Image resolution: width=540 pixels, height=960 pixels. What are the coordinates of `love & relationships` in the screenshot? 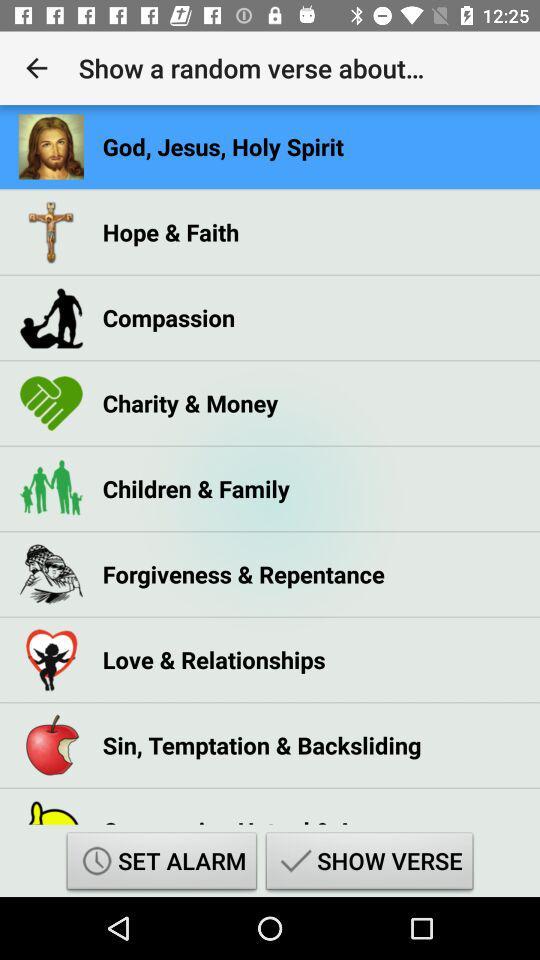 It's located at (213, 658).